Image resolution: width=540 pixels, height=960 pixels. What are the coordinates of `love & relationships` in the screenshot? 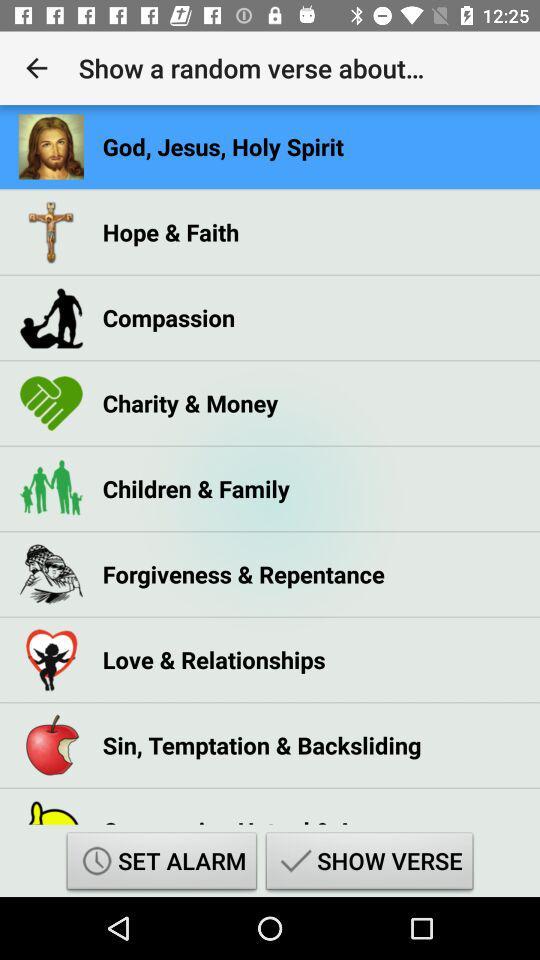 It's located at (213, 658).